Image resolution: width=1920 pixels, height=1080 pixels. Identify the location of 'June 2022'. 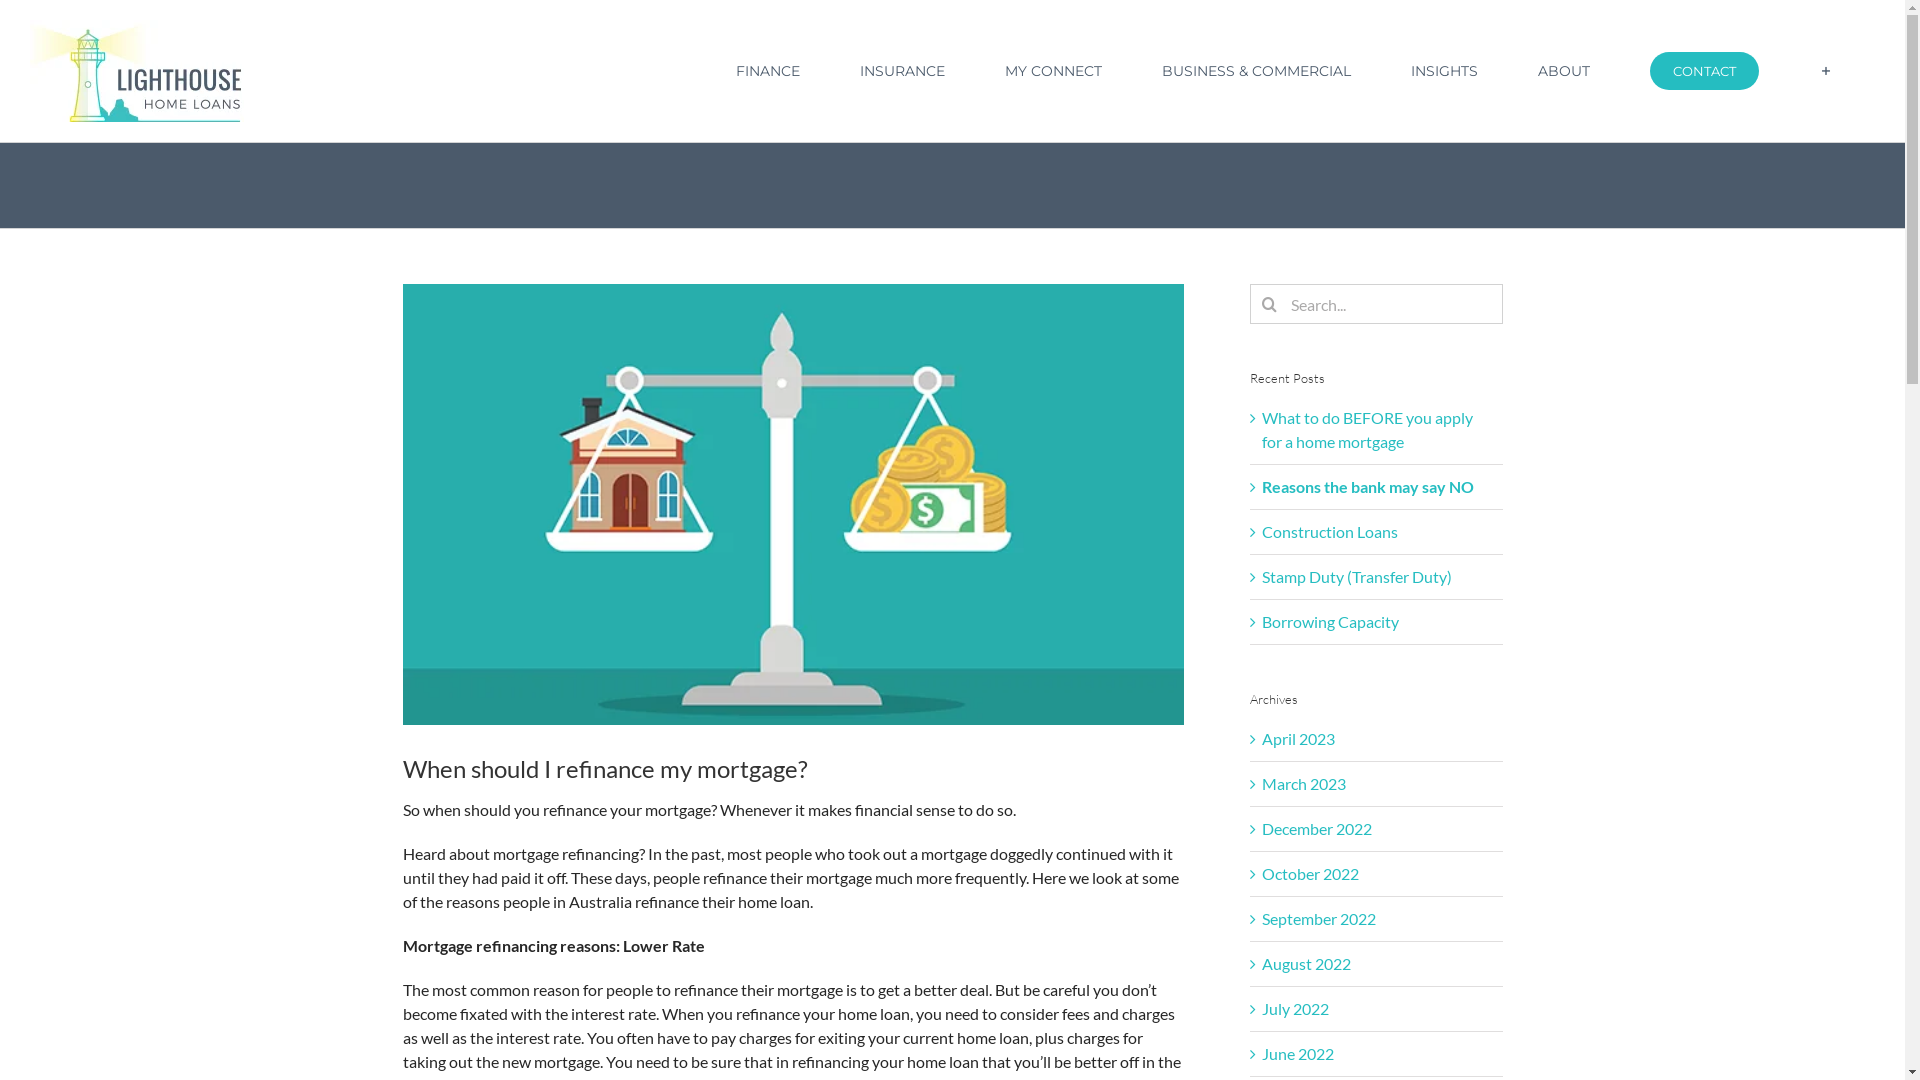
(1297, 1052).